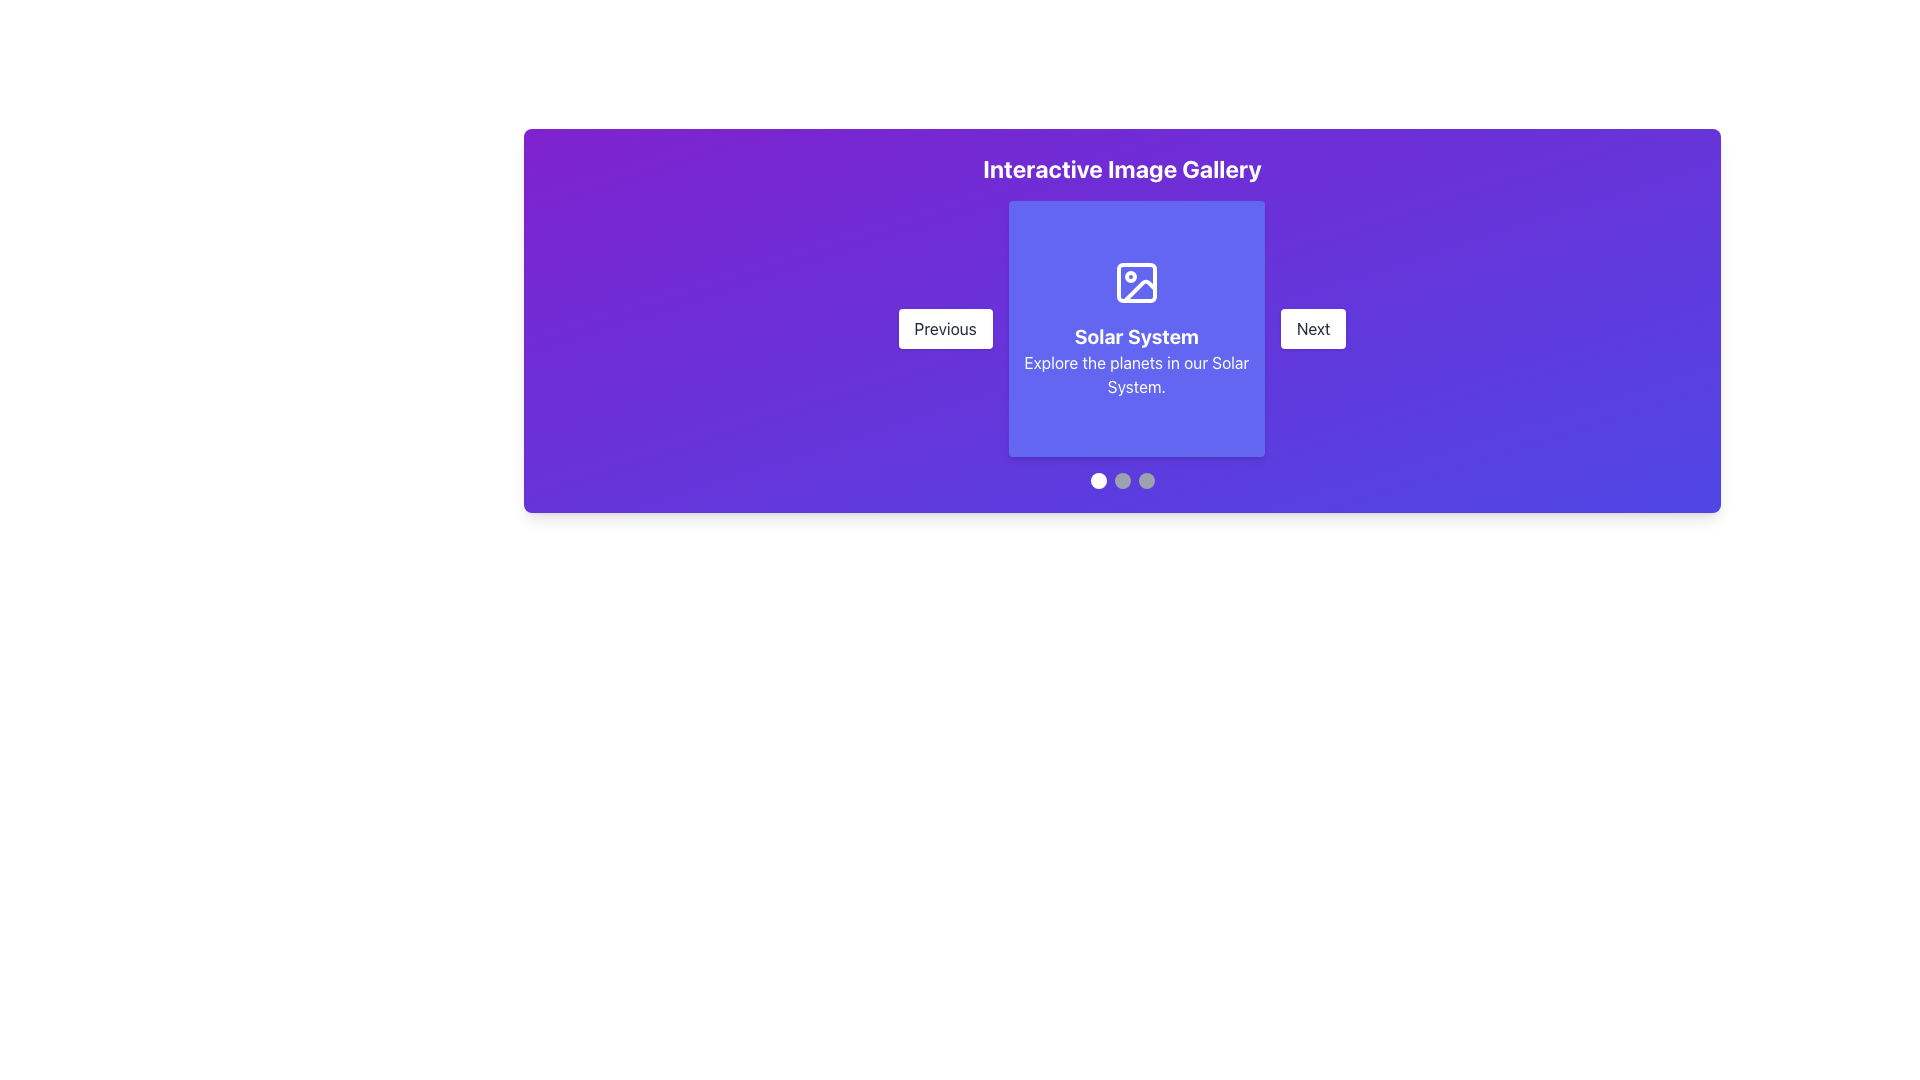  Describe the element at coordinates (944, 327) in the screenshot. I see `the 'Previous' button located to the left of the 'Solar System' content` at that location.